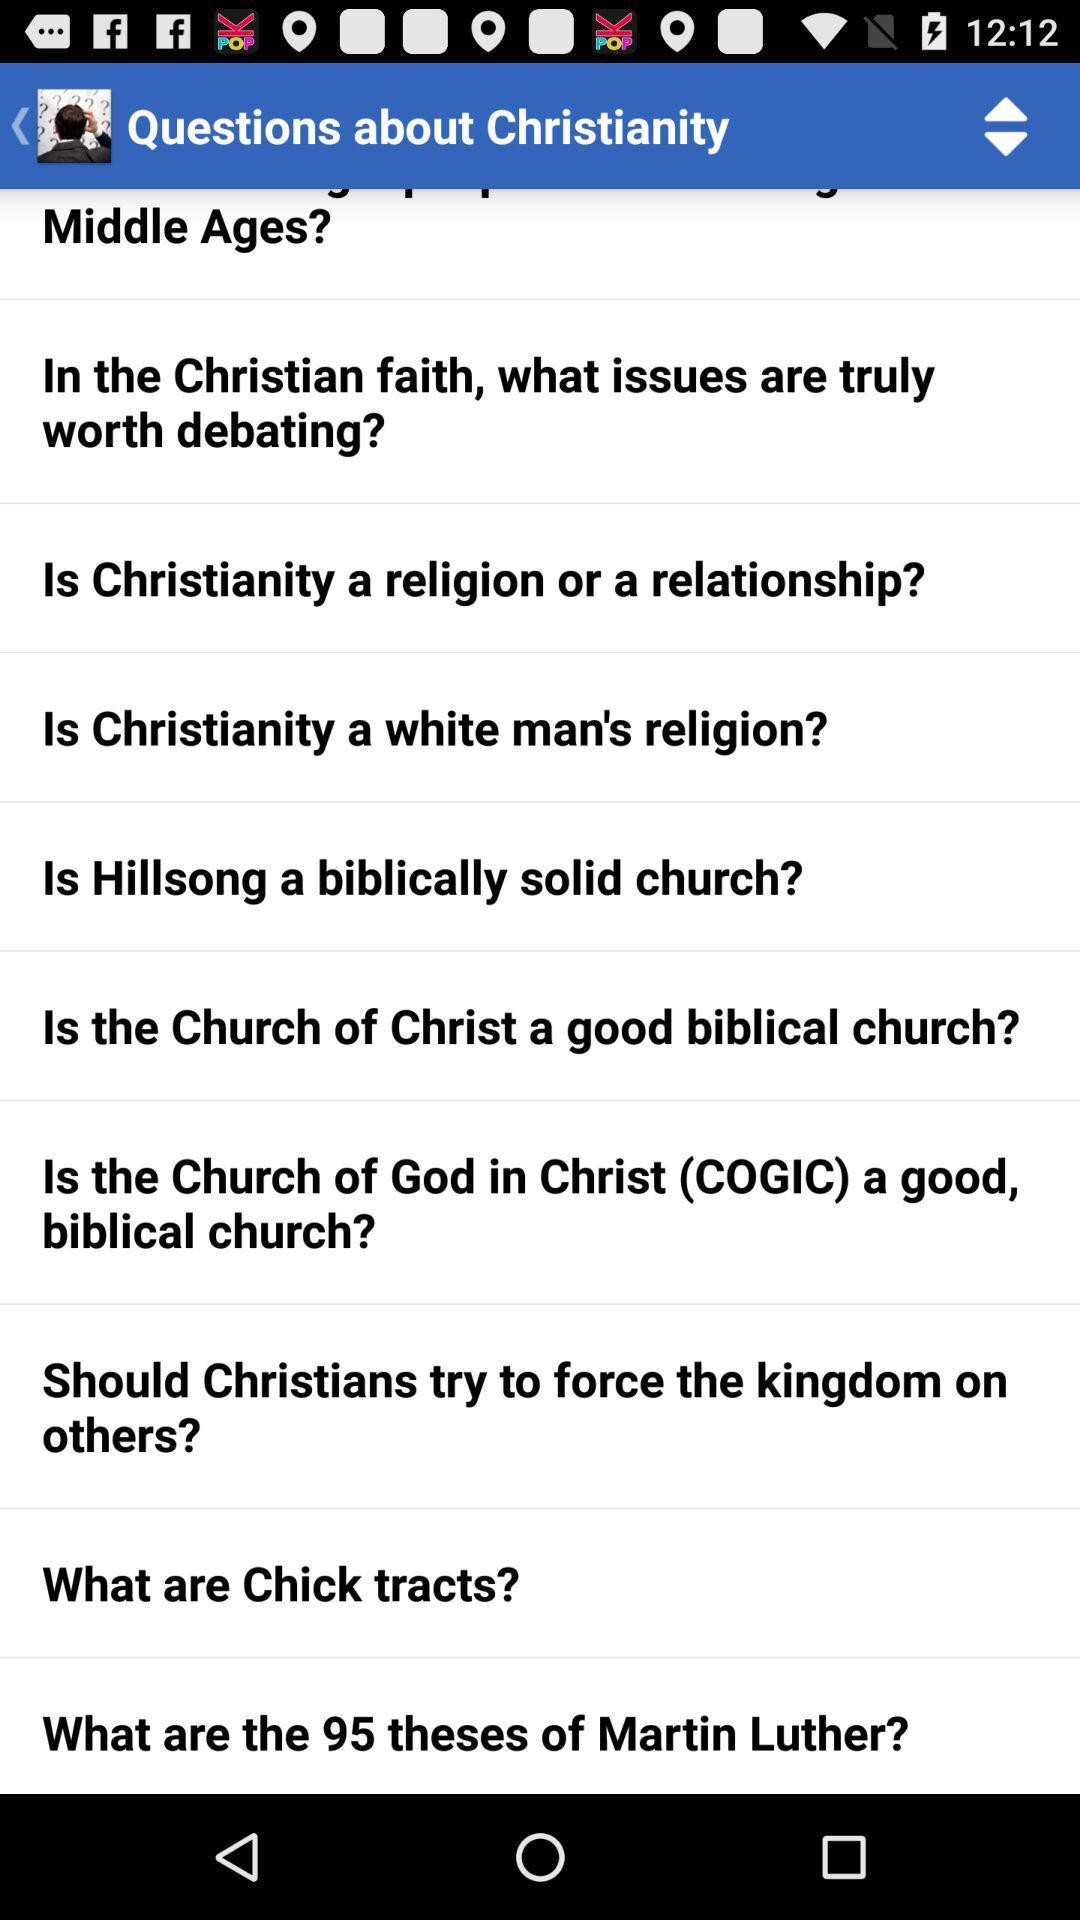 The width and height of the screenshot is (1080, 1920). Describe the element at coordinates (540, 242) in the screenshot. I see `the how was the app` at that location.